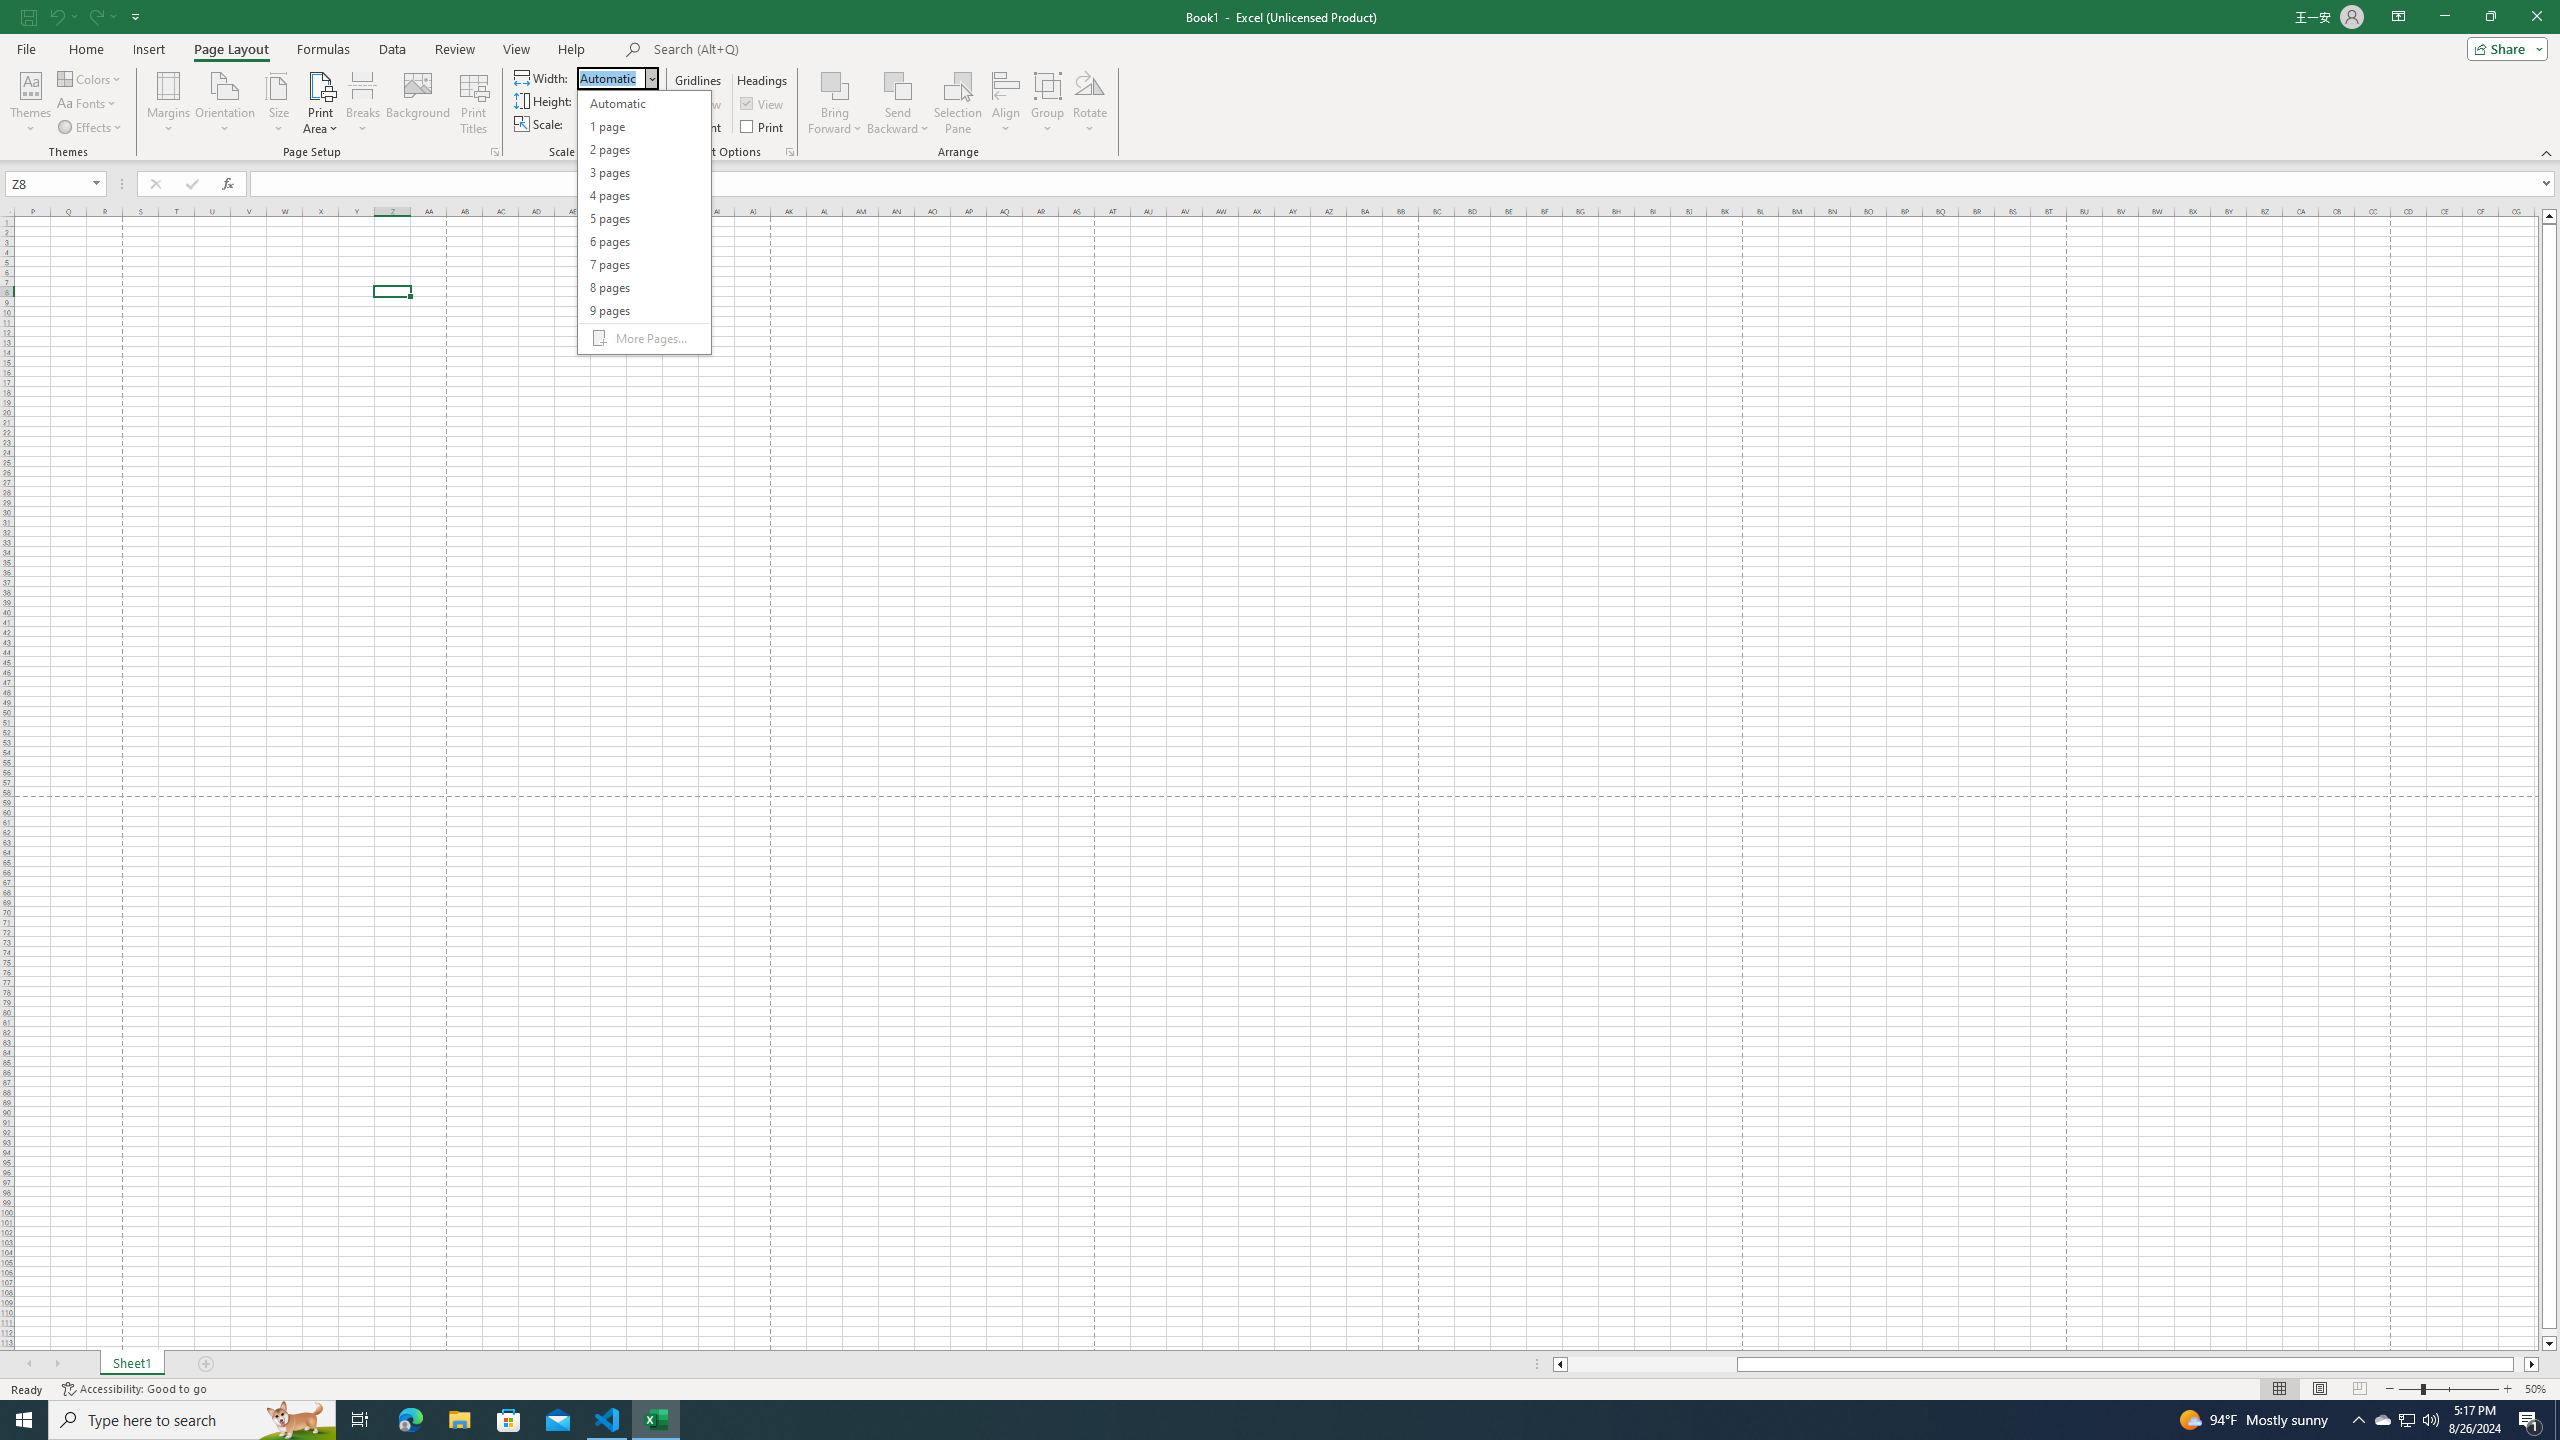 This screenshot has width=2560, height=1440. Describe the element at coordinates (2502, 47) in the screenshot. I see `'Share'` at that location.